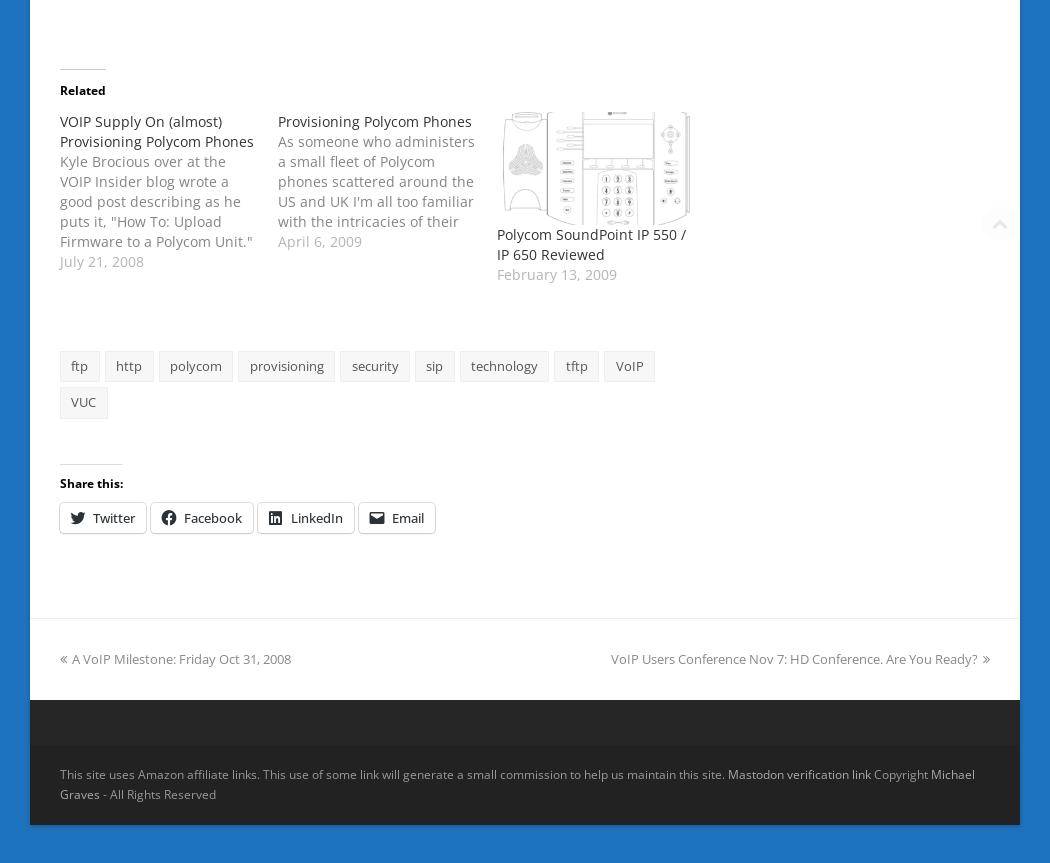 The width and height of the screenshot is (1050, 863). Describe the element at coordinates (516, 783) in the screenshot. I see `'Michael Graves'` at that location.